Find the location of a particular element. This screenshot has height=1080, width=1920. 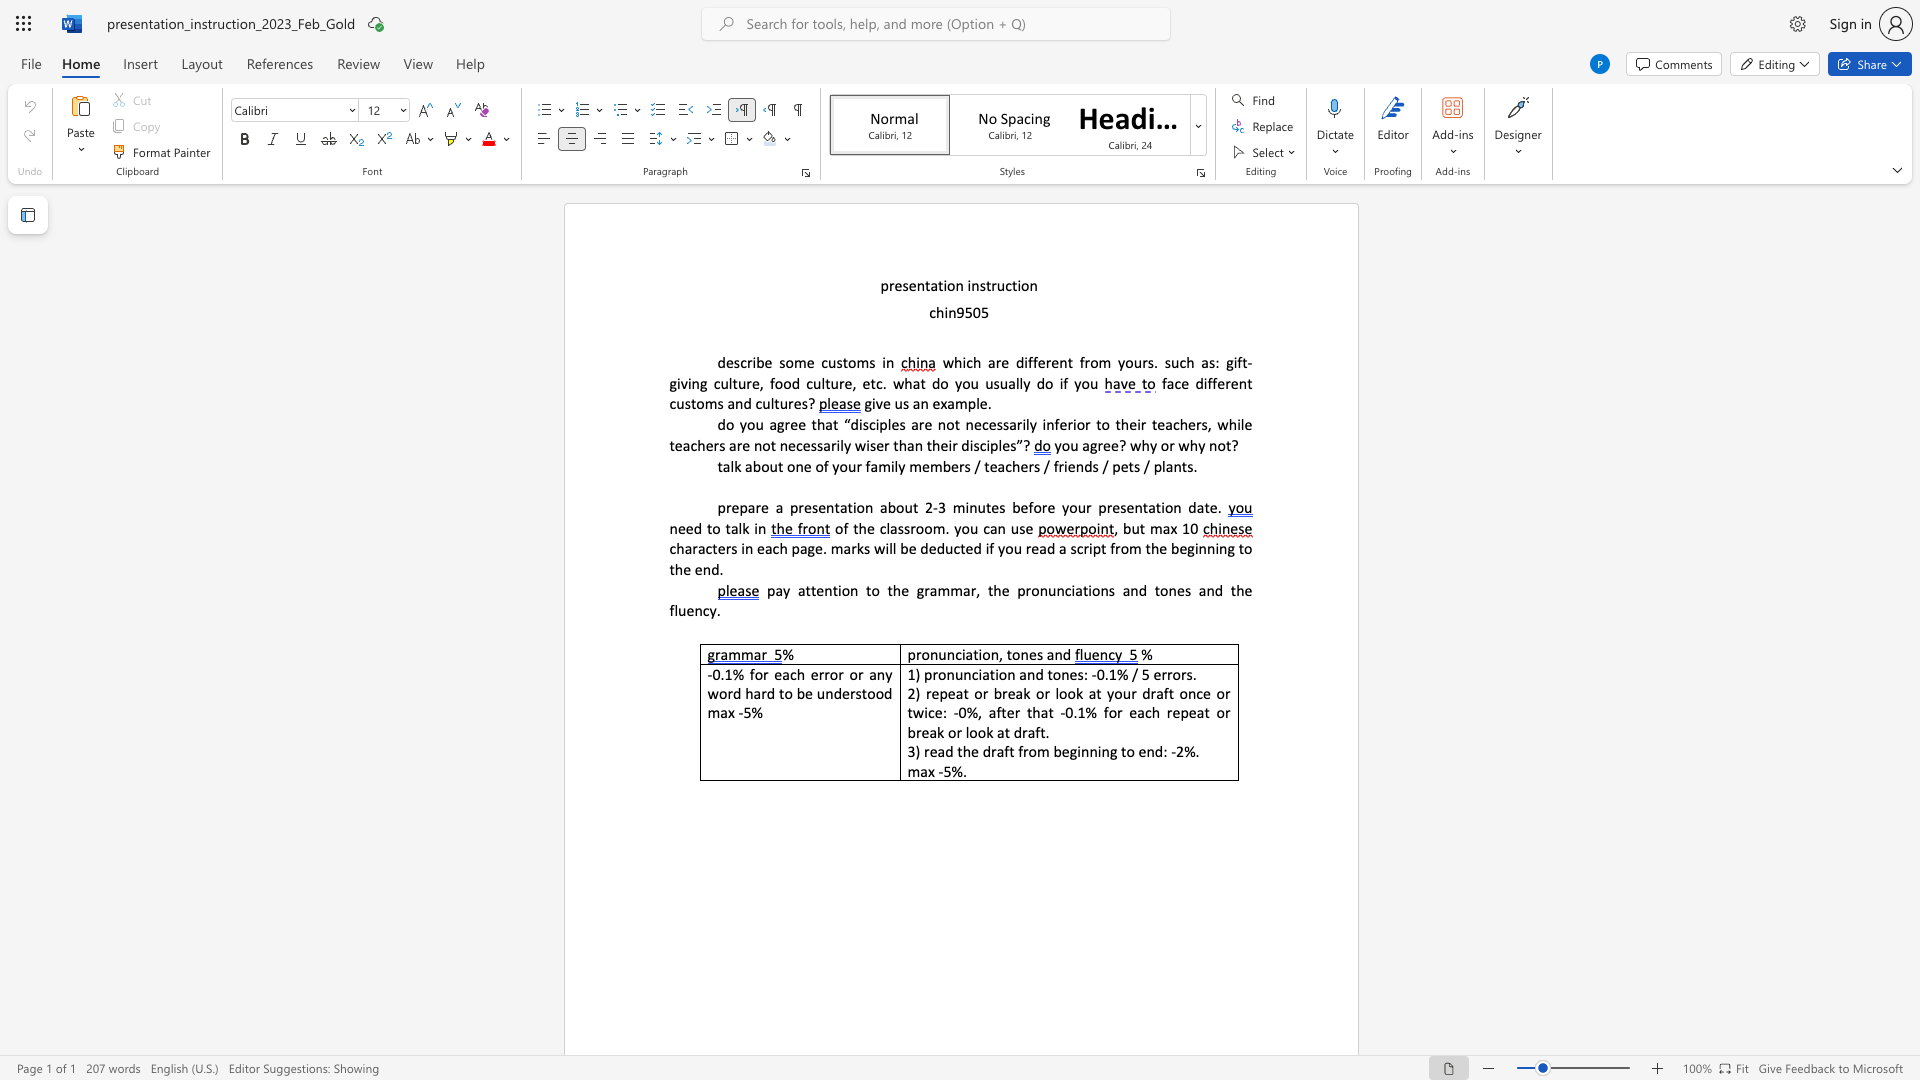

the subset text "nes: -0.1% / 5" within the text "1) pronunciation and tones: -0.1% / 5 errors." is located at coordinates (1060, 674).